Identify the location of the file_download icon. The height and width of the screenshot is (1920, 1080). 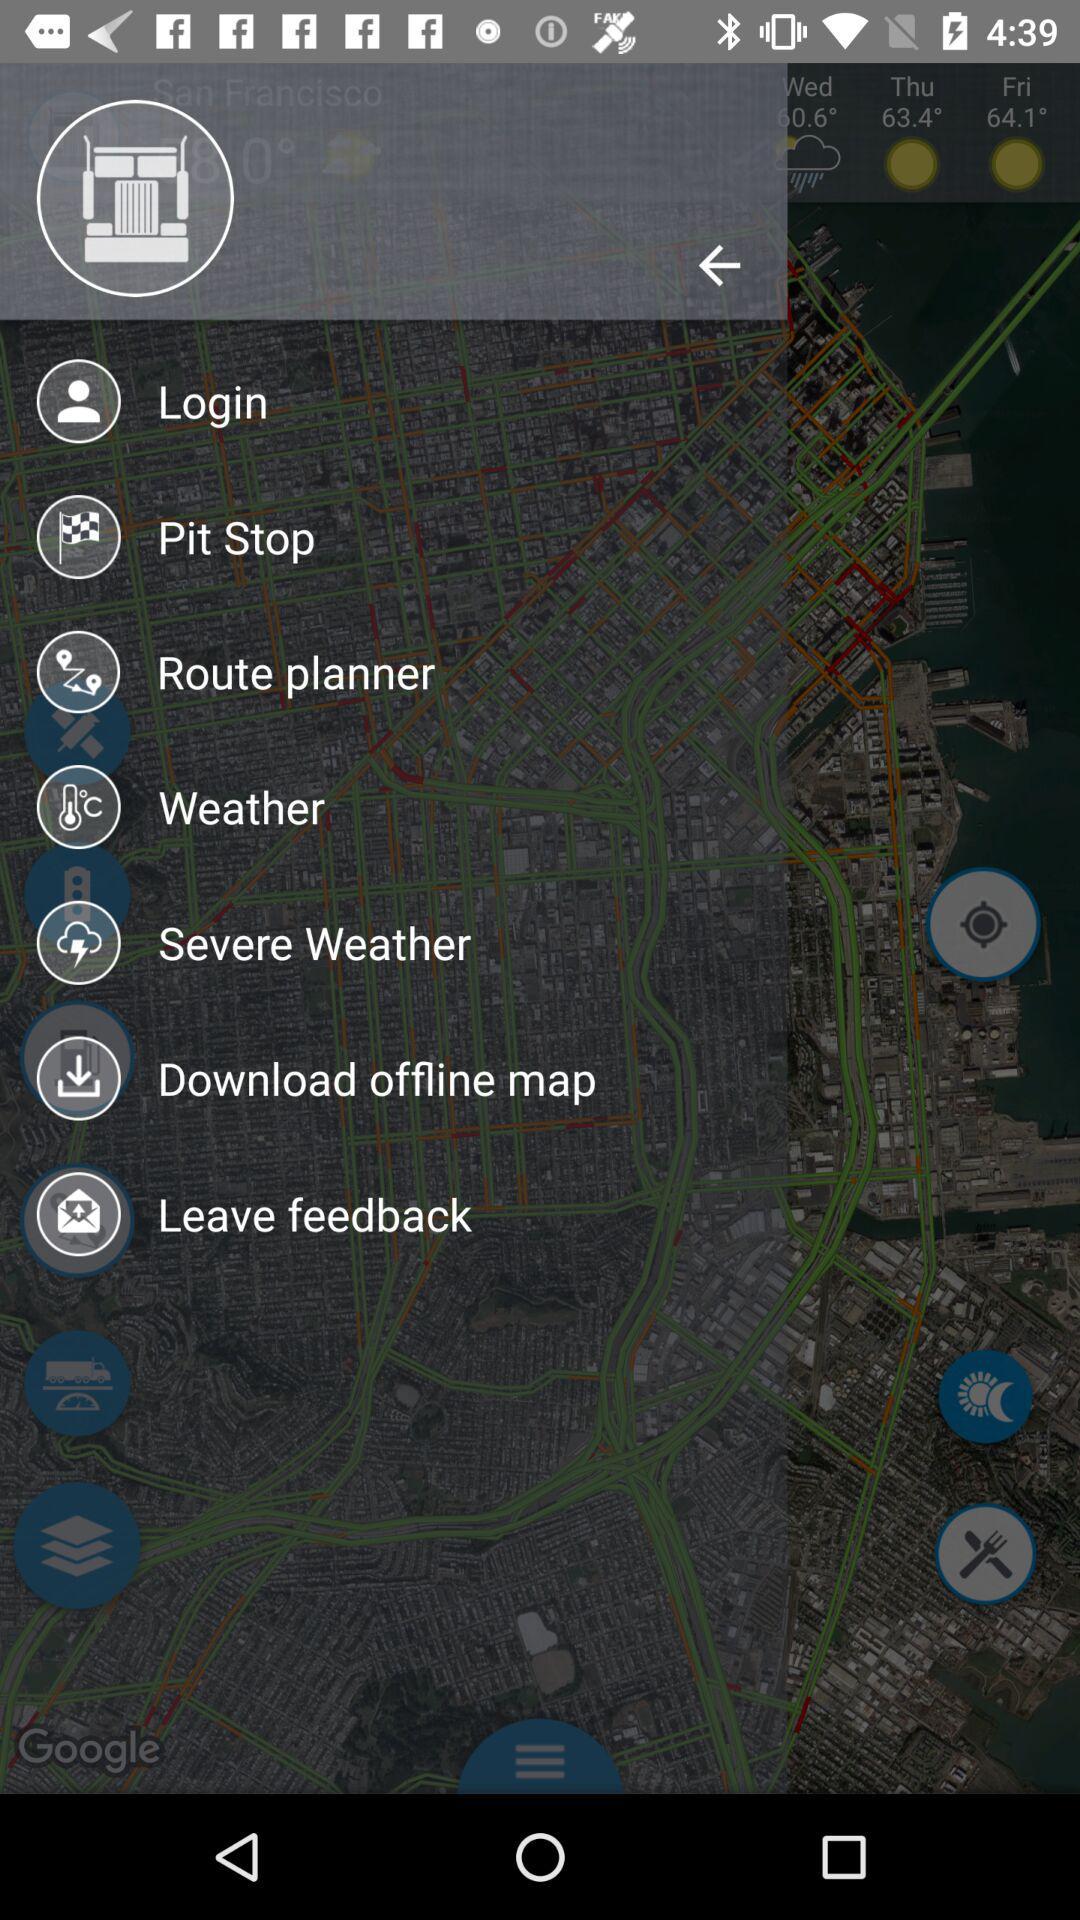
(75, 1060).